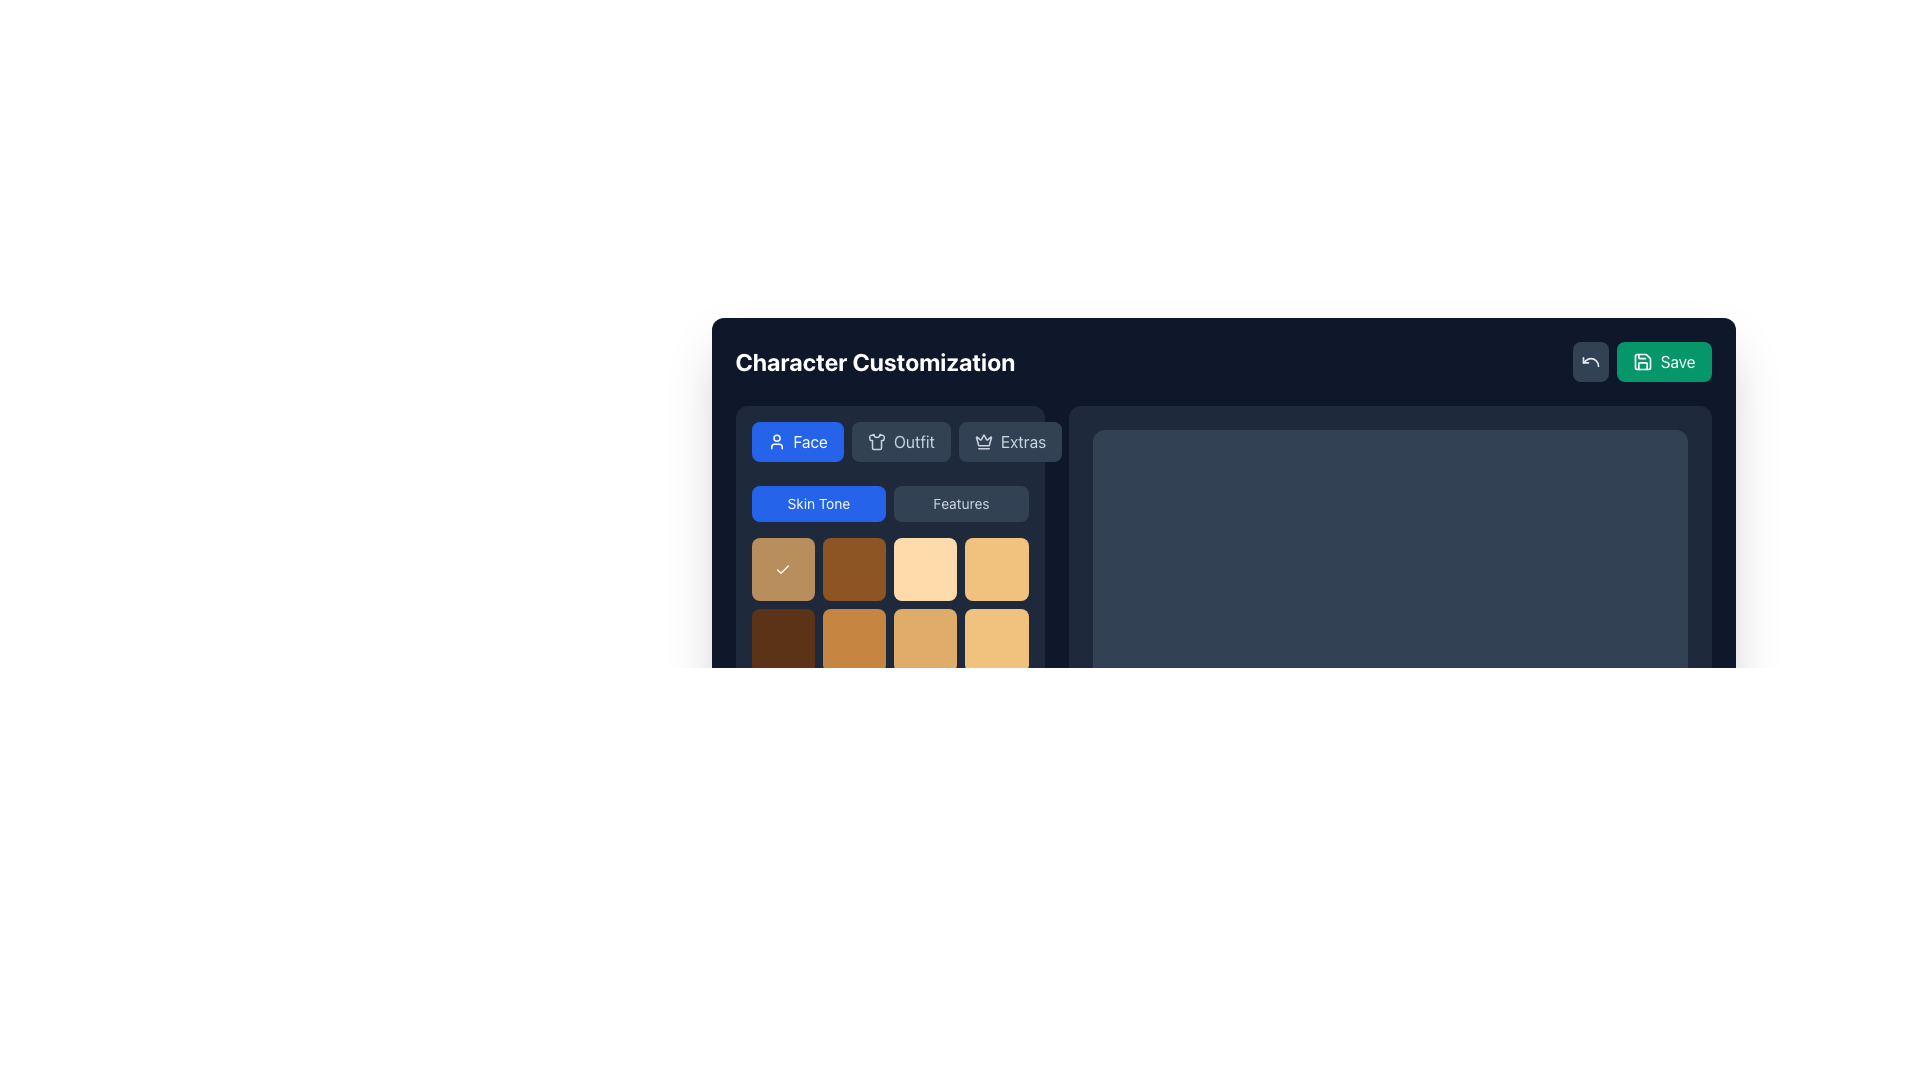 The height and width of the screenshot is (1080, 1920). Describe the element at coordinates (924, 569) in the screenshot. I see `the selectable option button in the third column of the first row within the 'Skin Tone' section of the character customization interface` at that location.